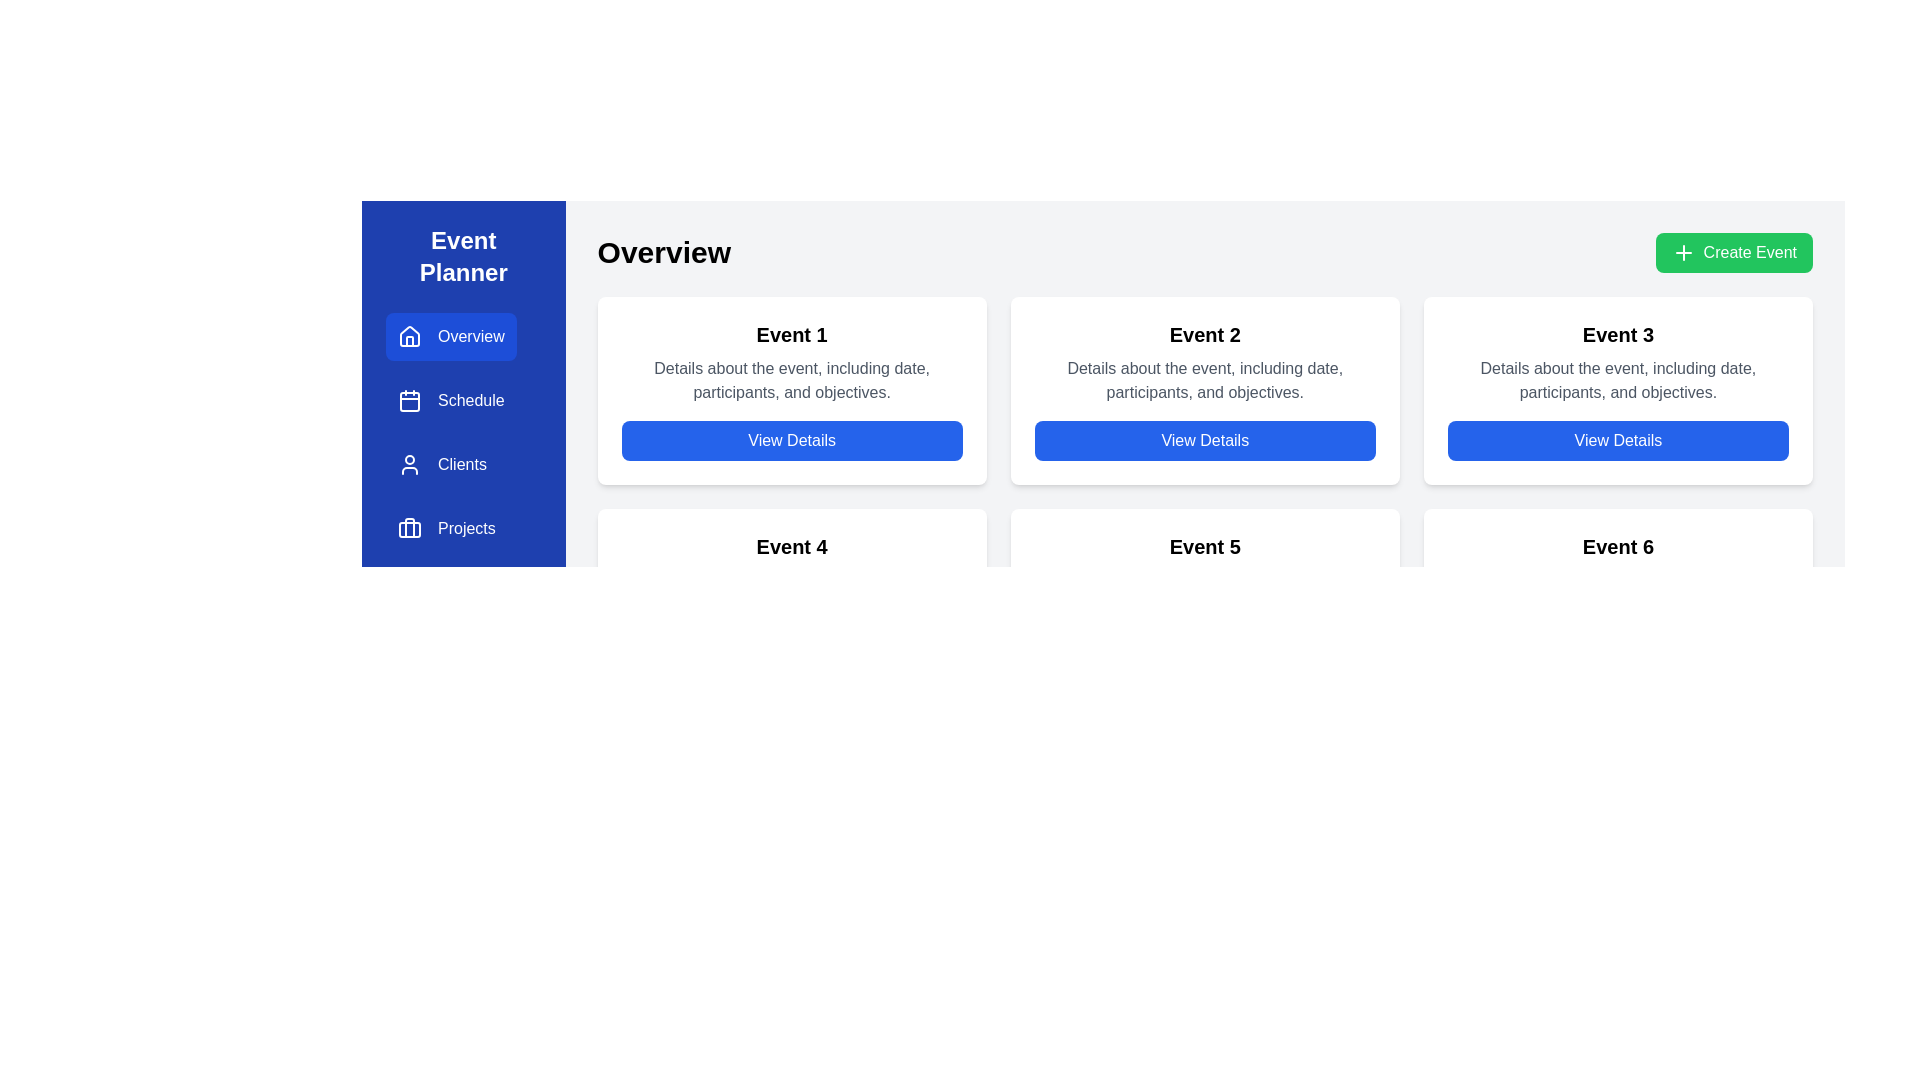 The width and height of the screenshot is (1920, 1080). Describe the element at coordinates (1682, 252) in the screenshot. I see `the add icon within the 'Create Event' button located in the top-right corner of the main content section to create a new event` at that location.